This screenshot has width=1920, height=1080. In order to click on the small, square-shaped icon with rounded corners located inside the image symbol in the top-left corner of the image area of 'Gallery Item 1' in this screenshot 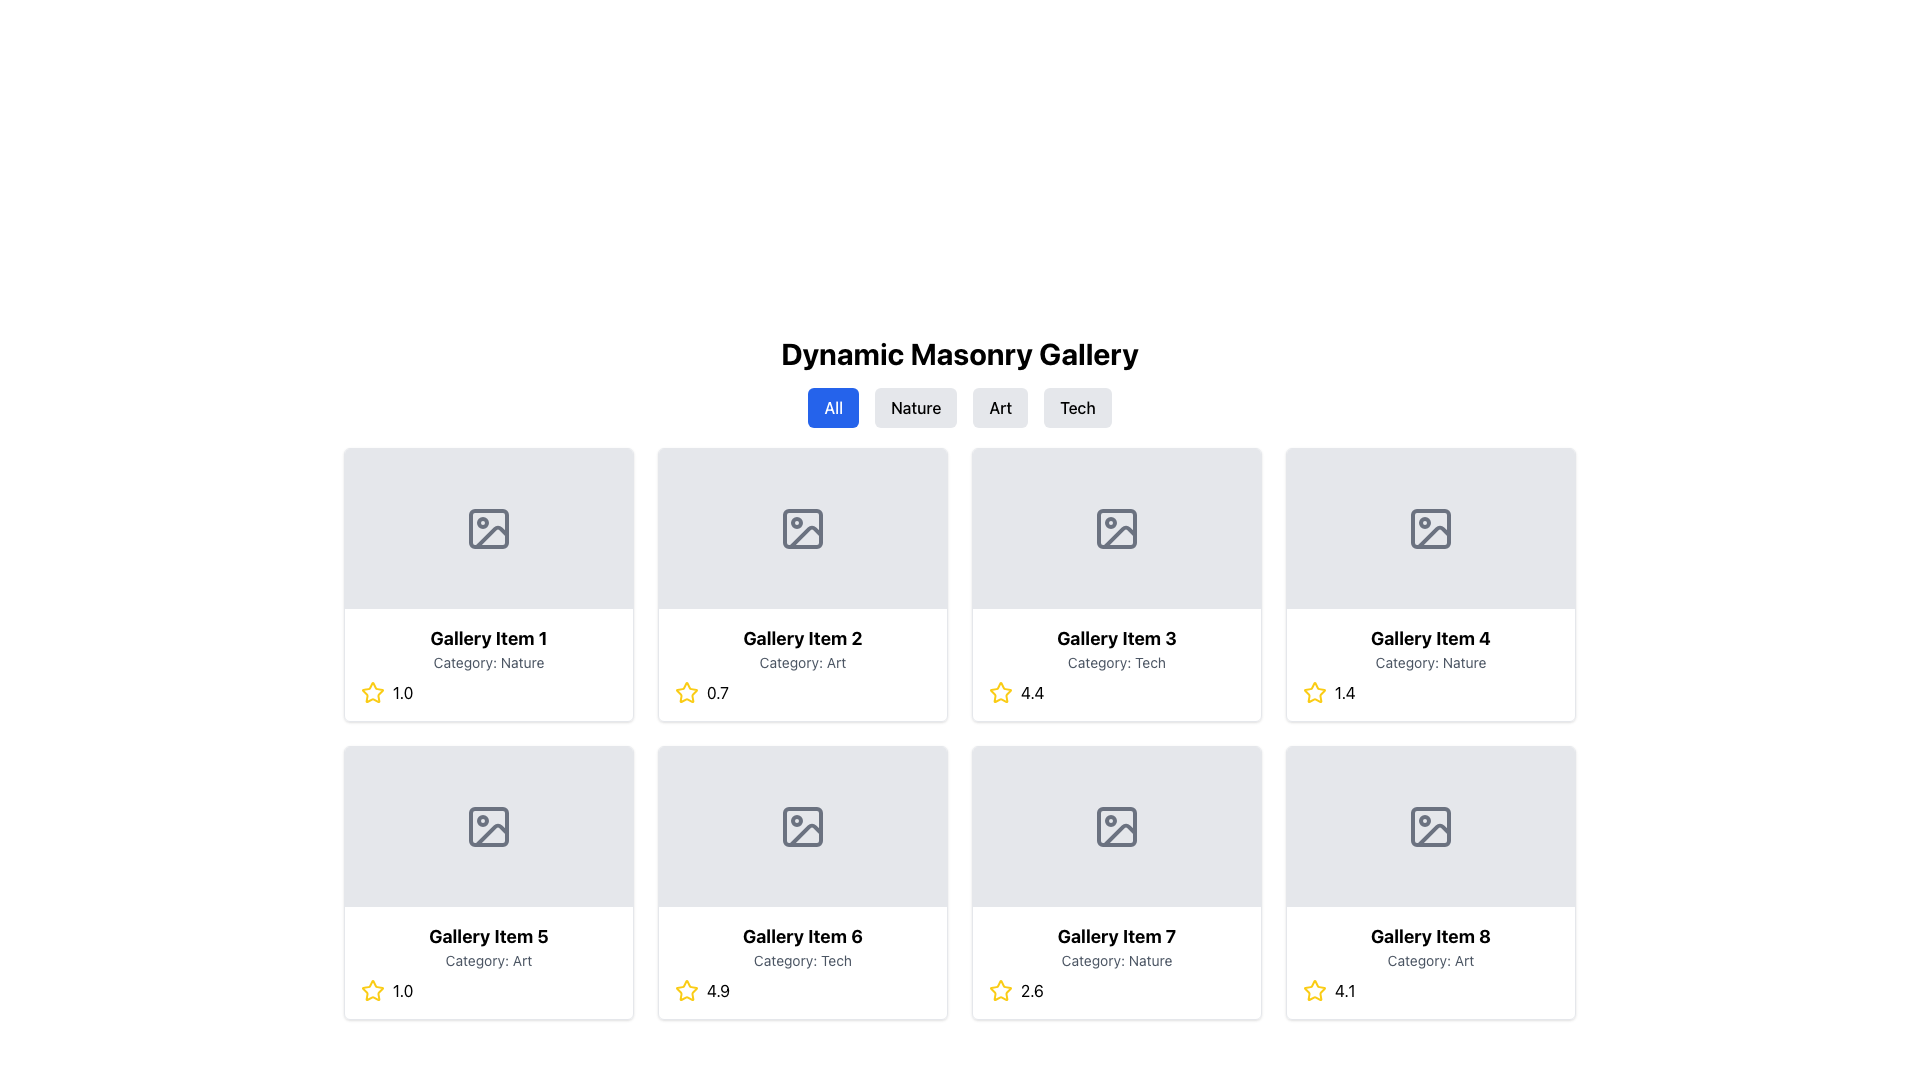, I will do `click(489, 527)`.